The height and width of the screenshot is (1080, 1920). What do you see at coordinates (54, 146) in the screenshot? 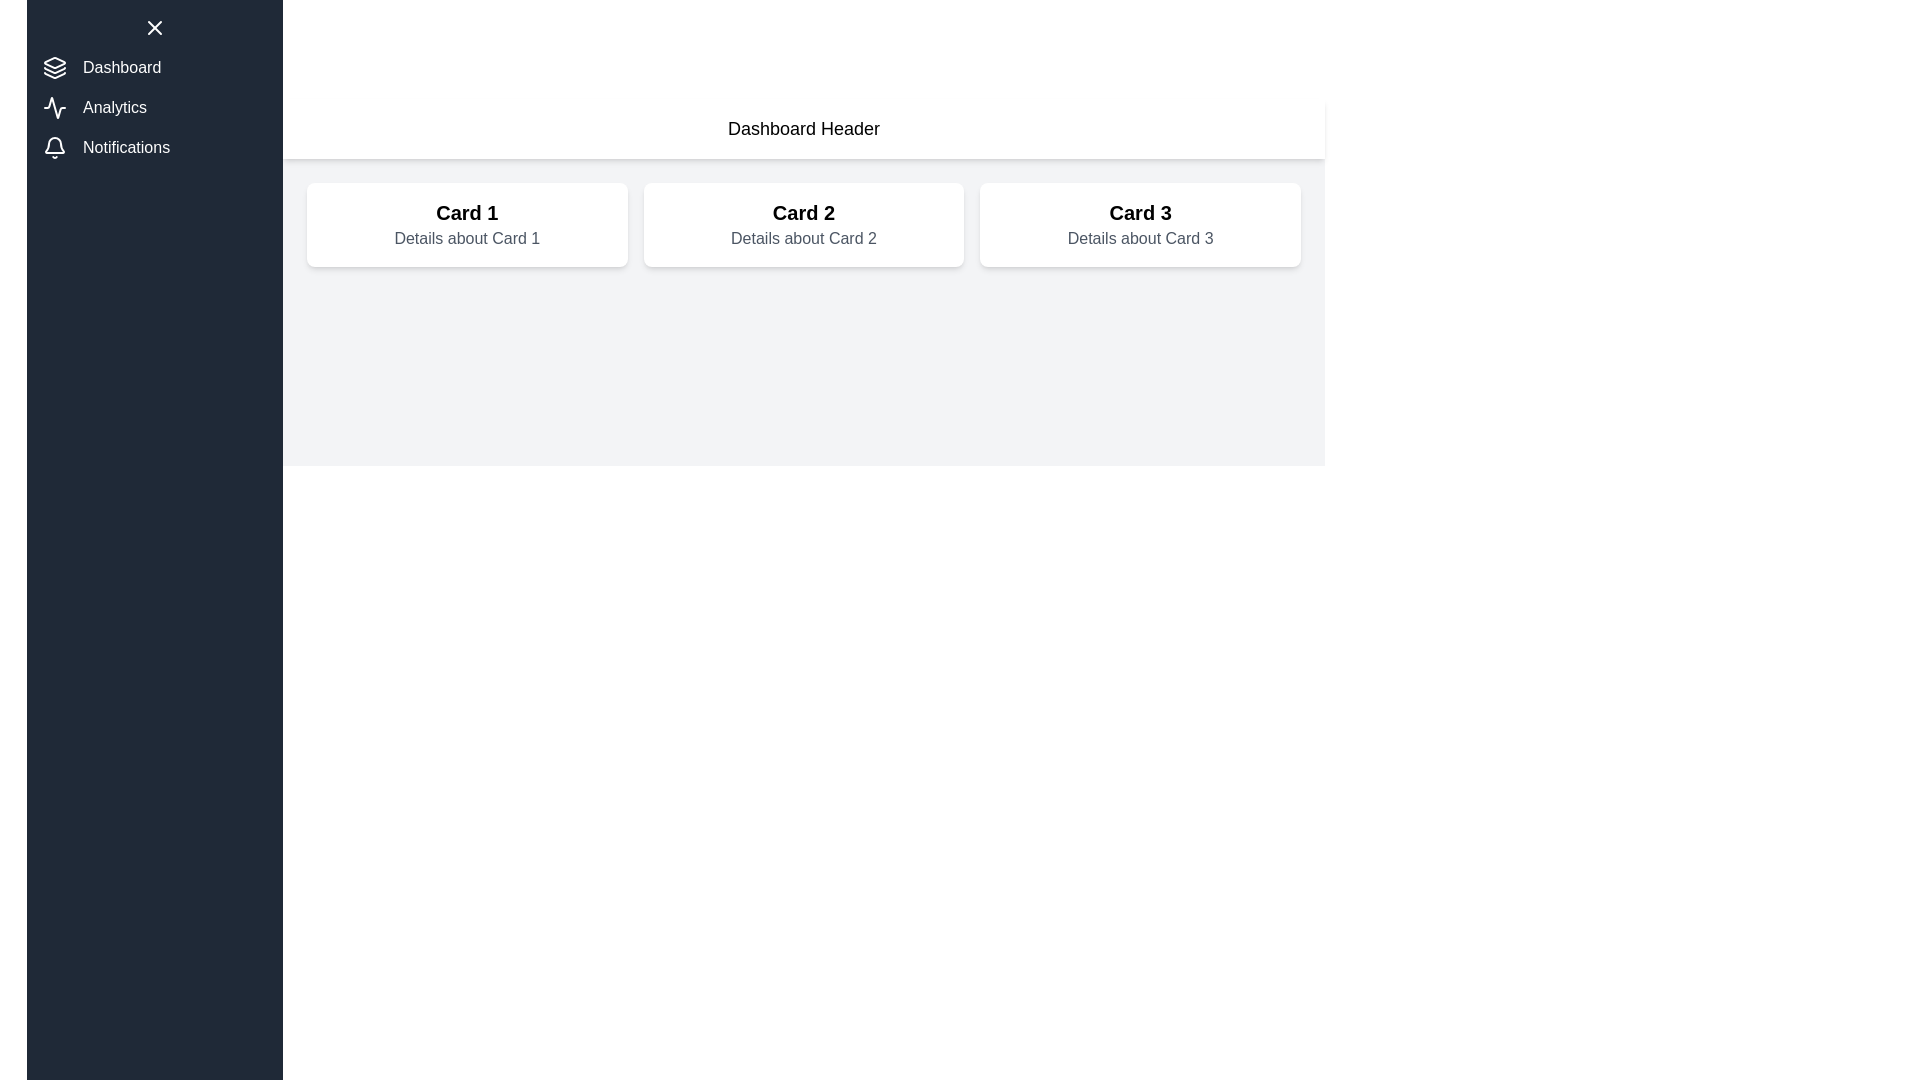
I see `the bell icon located next to the 'Notifications' text in the vertical navigation panel on the left side` at bounding box center [54, 146].